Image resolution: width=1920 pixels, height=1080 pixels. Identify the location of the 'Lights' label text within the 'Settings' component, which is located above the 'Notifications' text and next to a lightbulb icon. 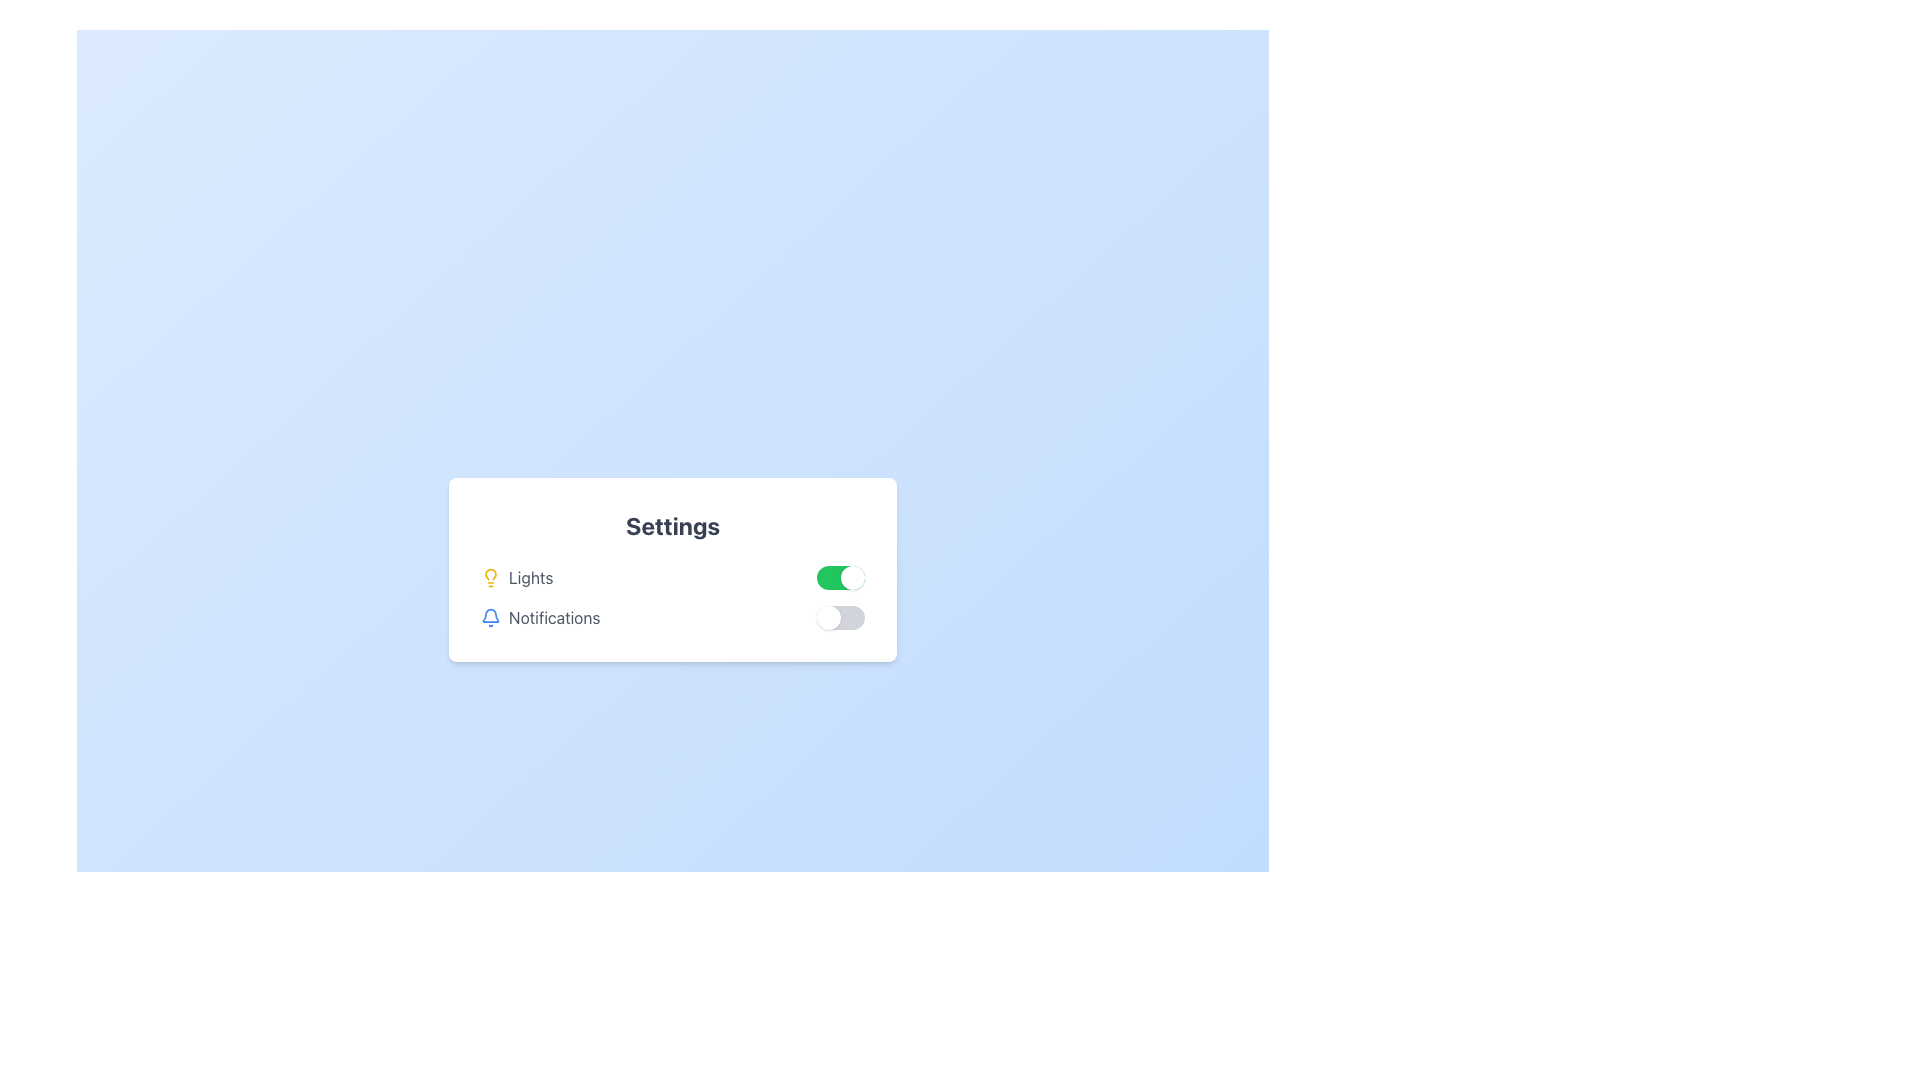
(531, 578).